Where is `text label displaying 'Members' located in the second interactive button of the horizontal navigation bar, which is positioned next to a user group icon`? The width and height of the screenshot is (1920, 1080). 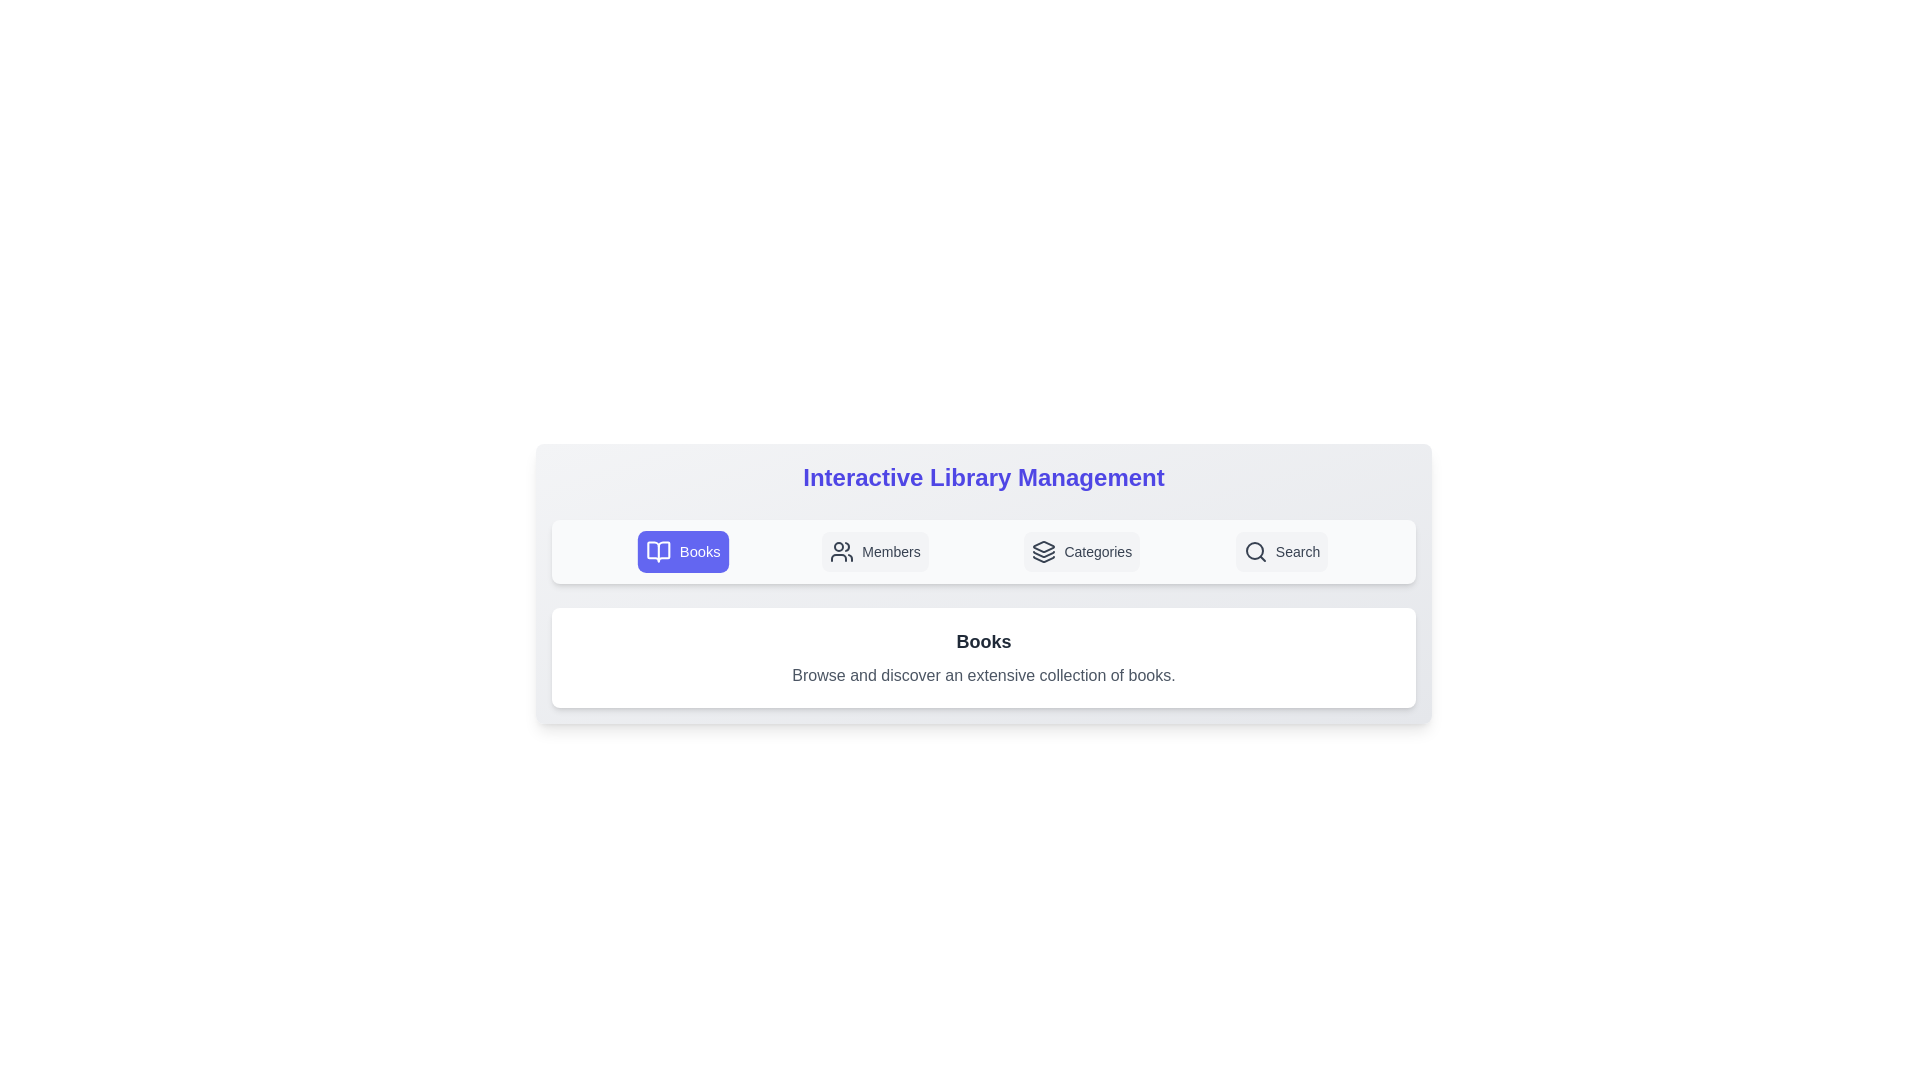 text label displaying 'Members' located in the second interactive button of the horizontal navigation bar, which is positioned next to a user group icon is located at coordinates (890, 551).